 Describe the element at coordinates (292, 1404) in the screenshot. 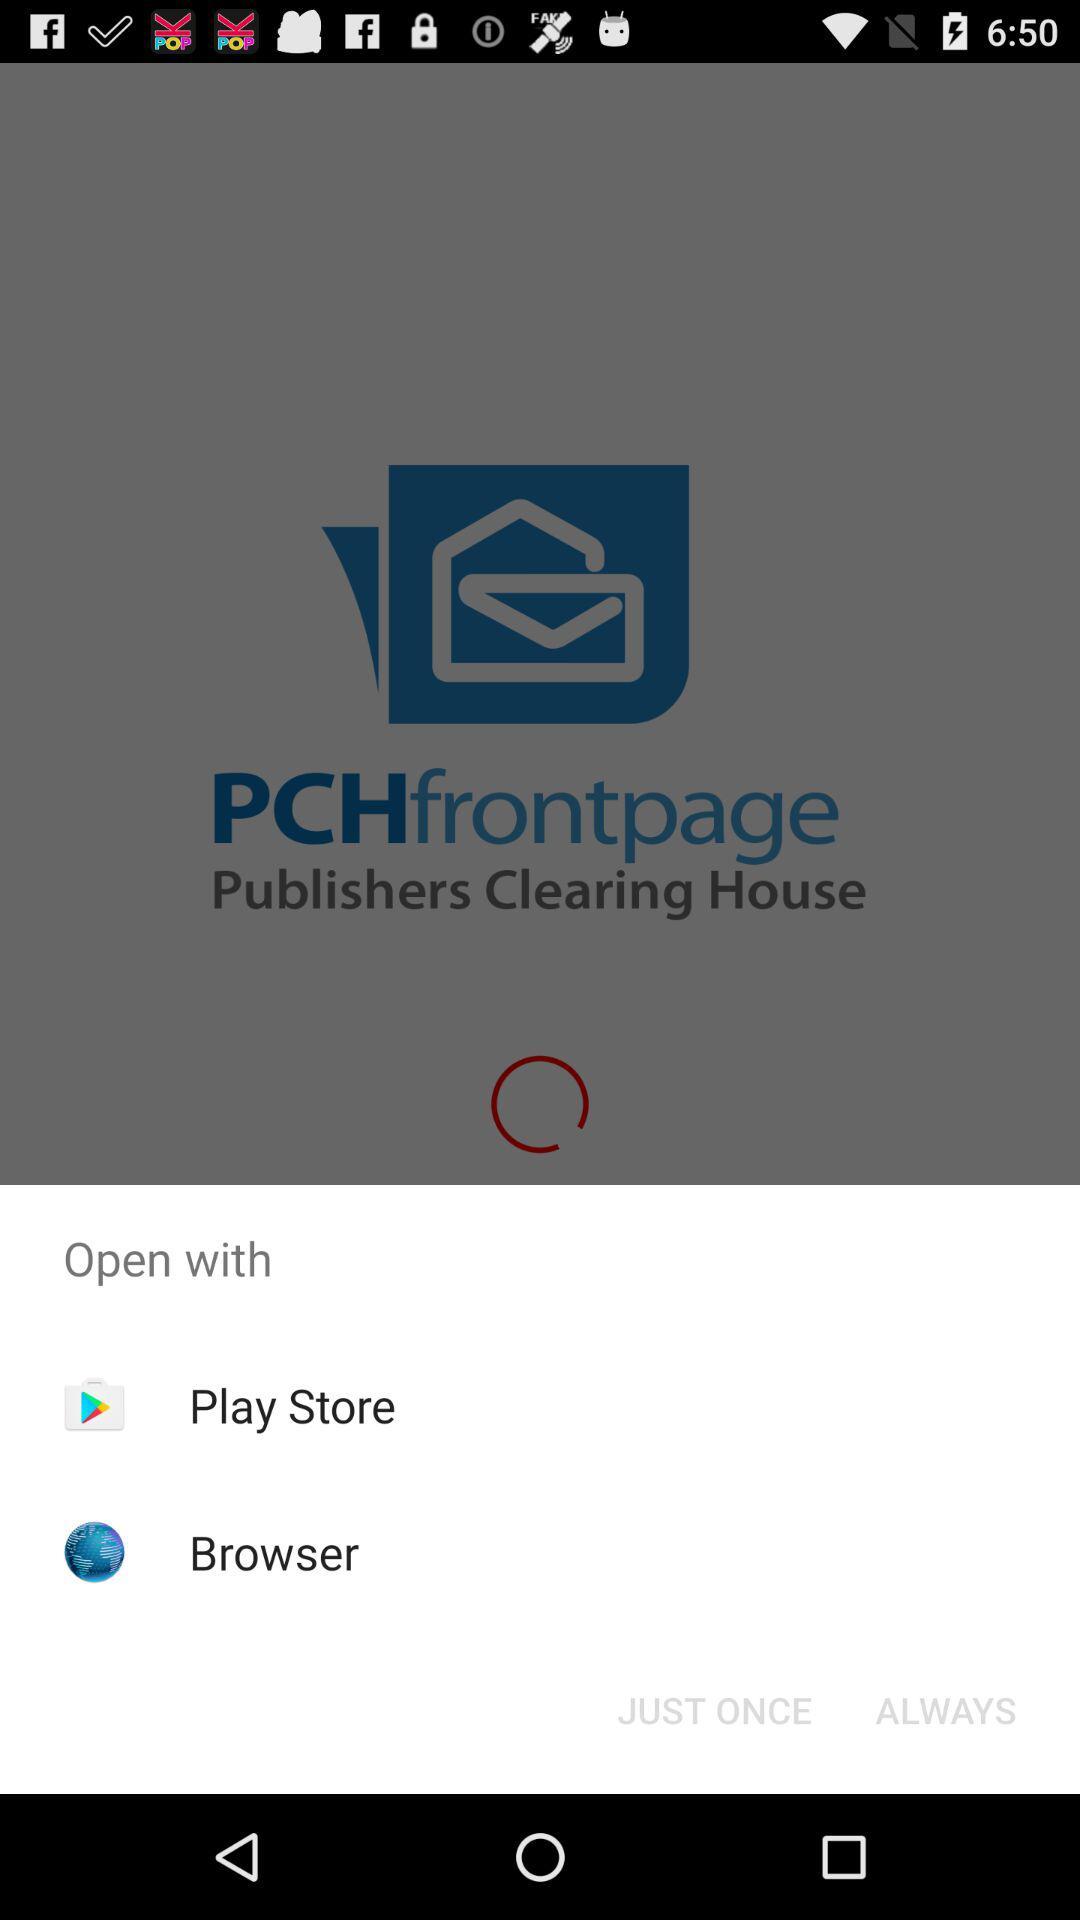

I see `the icon below open with` at that location.